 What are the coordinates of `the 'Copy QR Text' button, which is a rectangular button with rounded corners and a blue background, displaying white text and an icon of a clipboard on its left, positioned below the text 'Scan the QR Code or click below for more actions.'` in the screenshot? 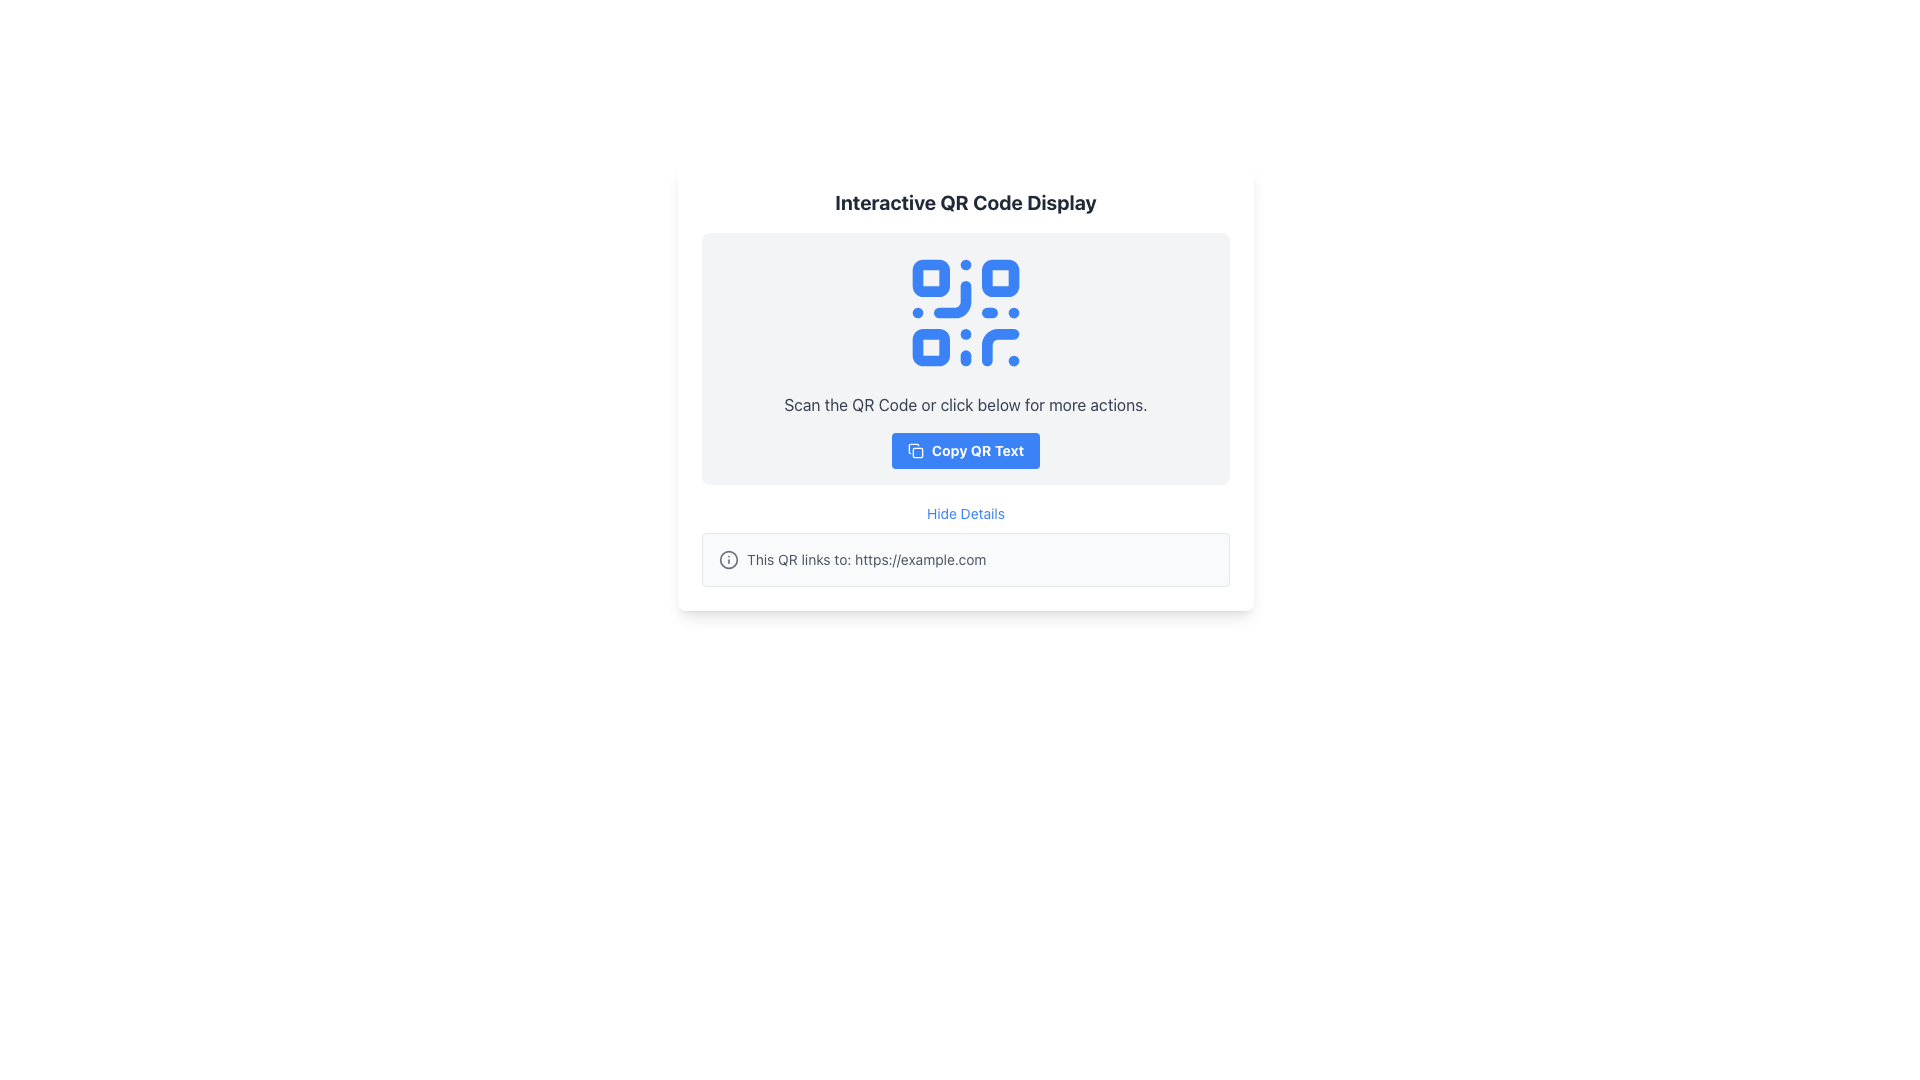 It's located at (965, 451).